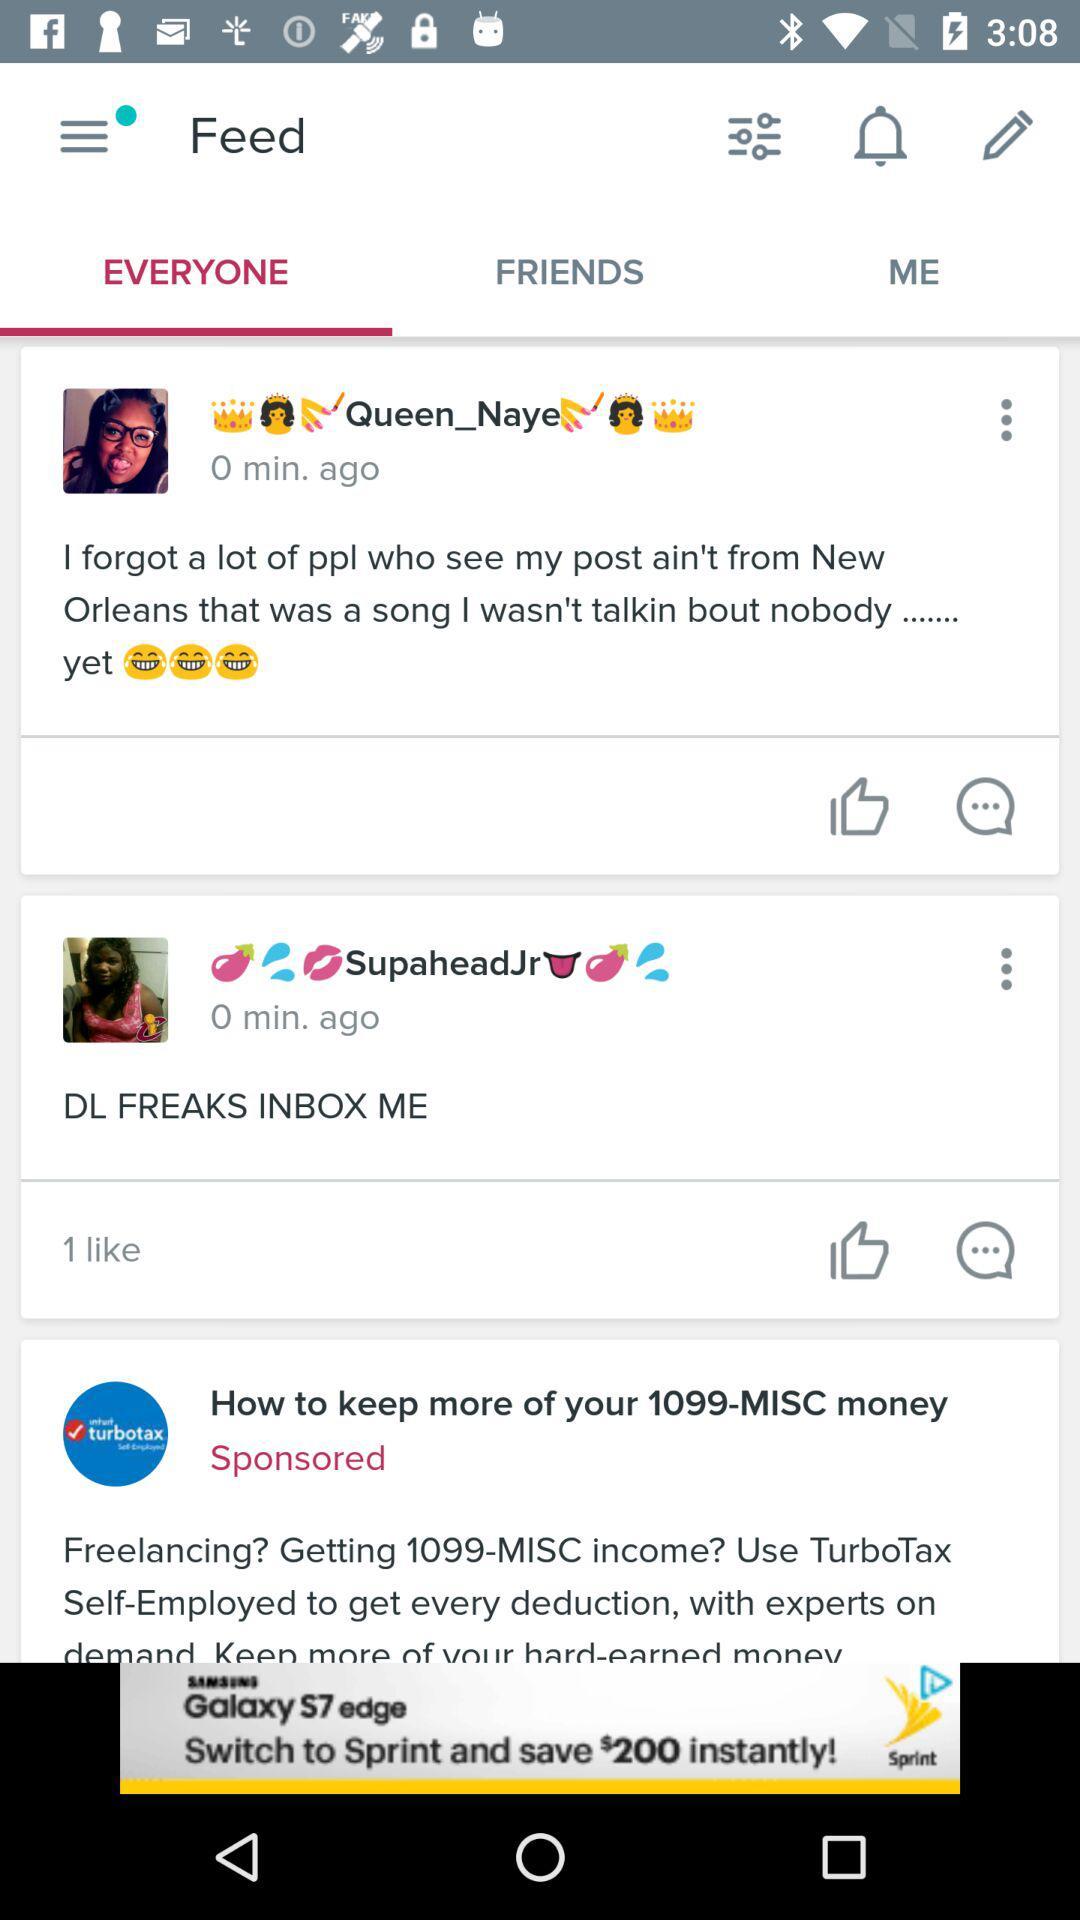  What do you see at coordinates (1006, 419) in the screenshot?
I see `settings` at bounding box center [1006, 419].